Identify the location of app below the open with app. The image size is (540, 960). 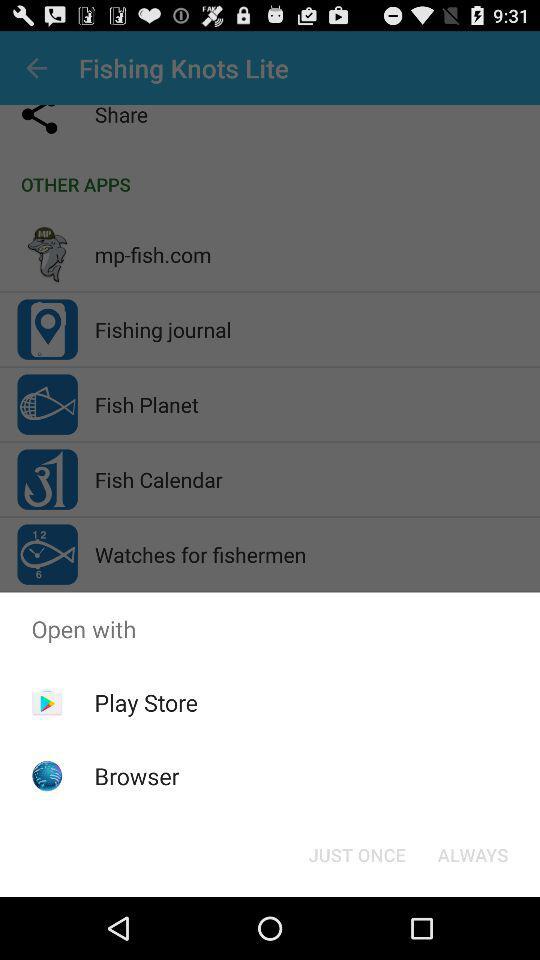
(145, 702).